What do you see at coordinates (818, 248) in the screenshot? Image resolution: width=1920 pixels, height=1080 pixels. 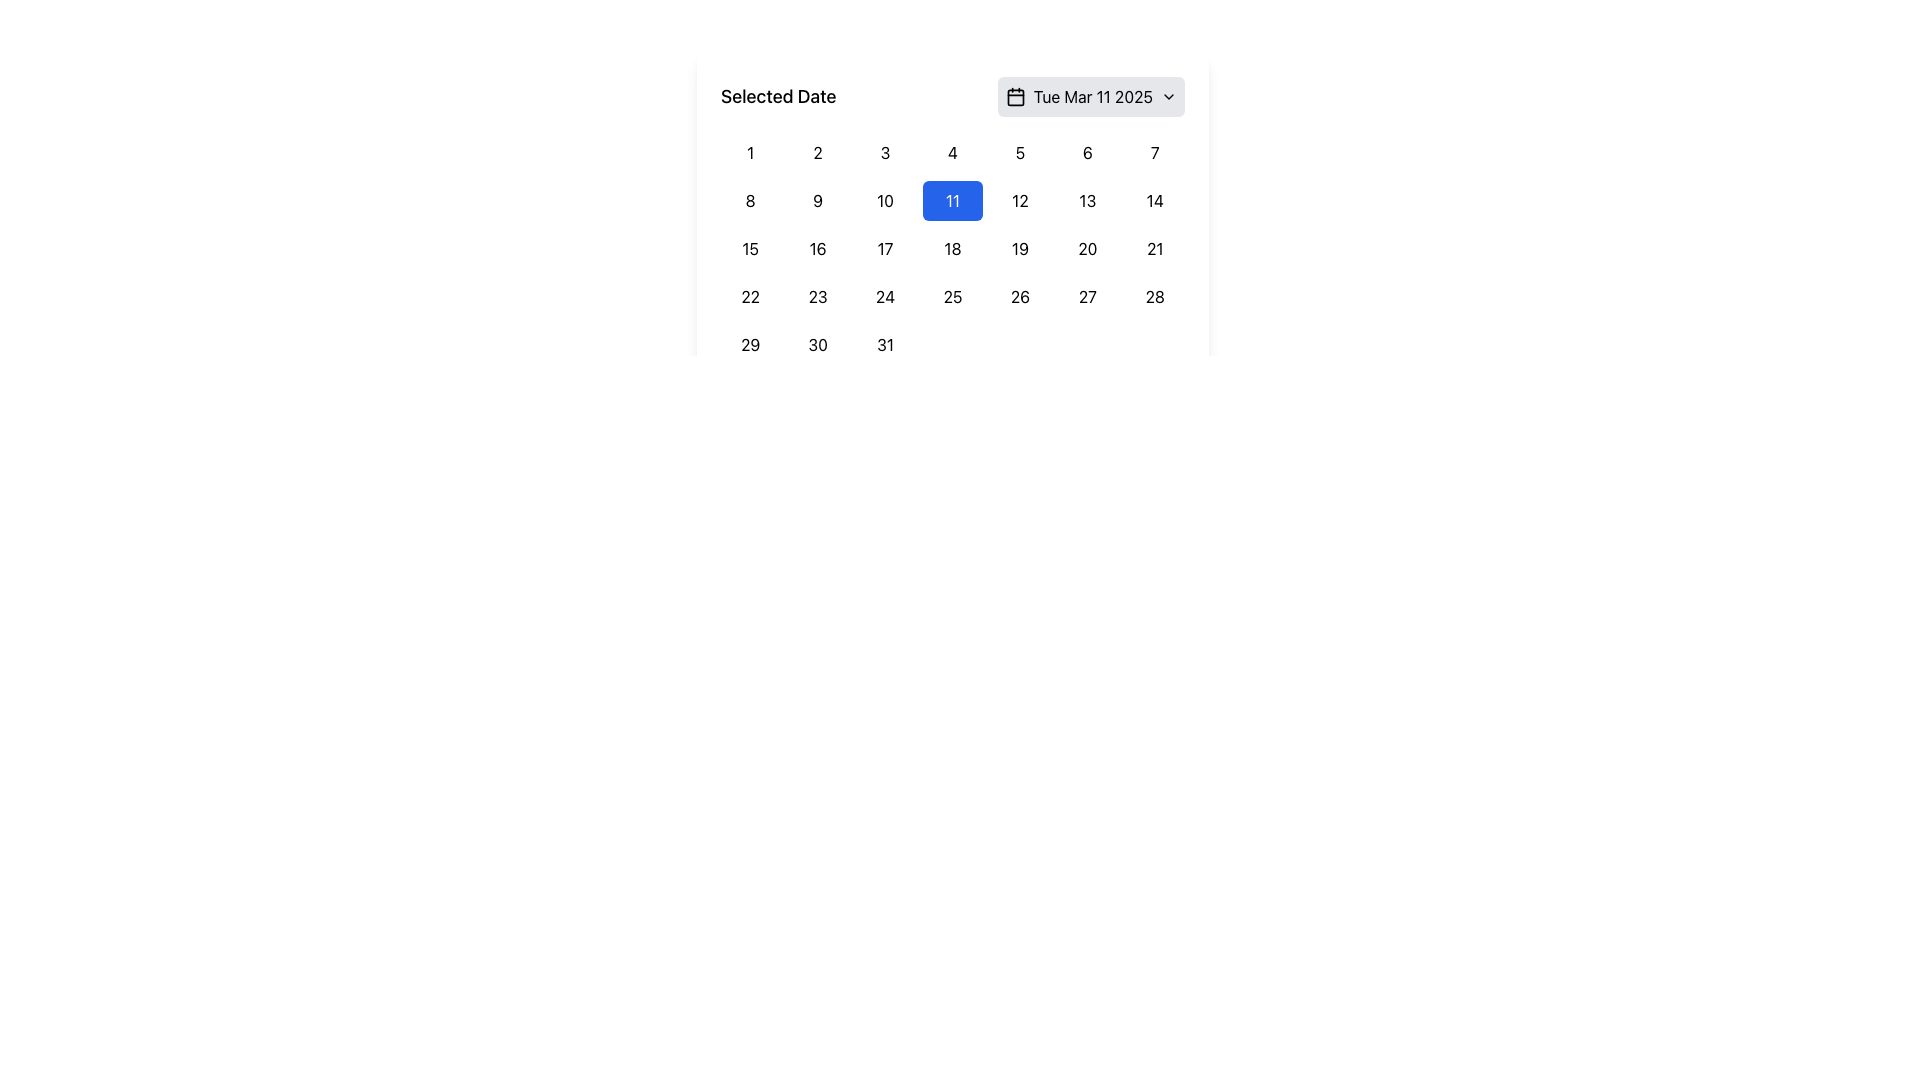 I see `the text element displaying the number '16' located in the second column of the third row of a grid layout representing a calendar` at bounding box center [818, 248].